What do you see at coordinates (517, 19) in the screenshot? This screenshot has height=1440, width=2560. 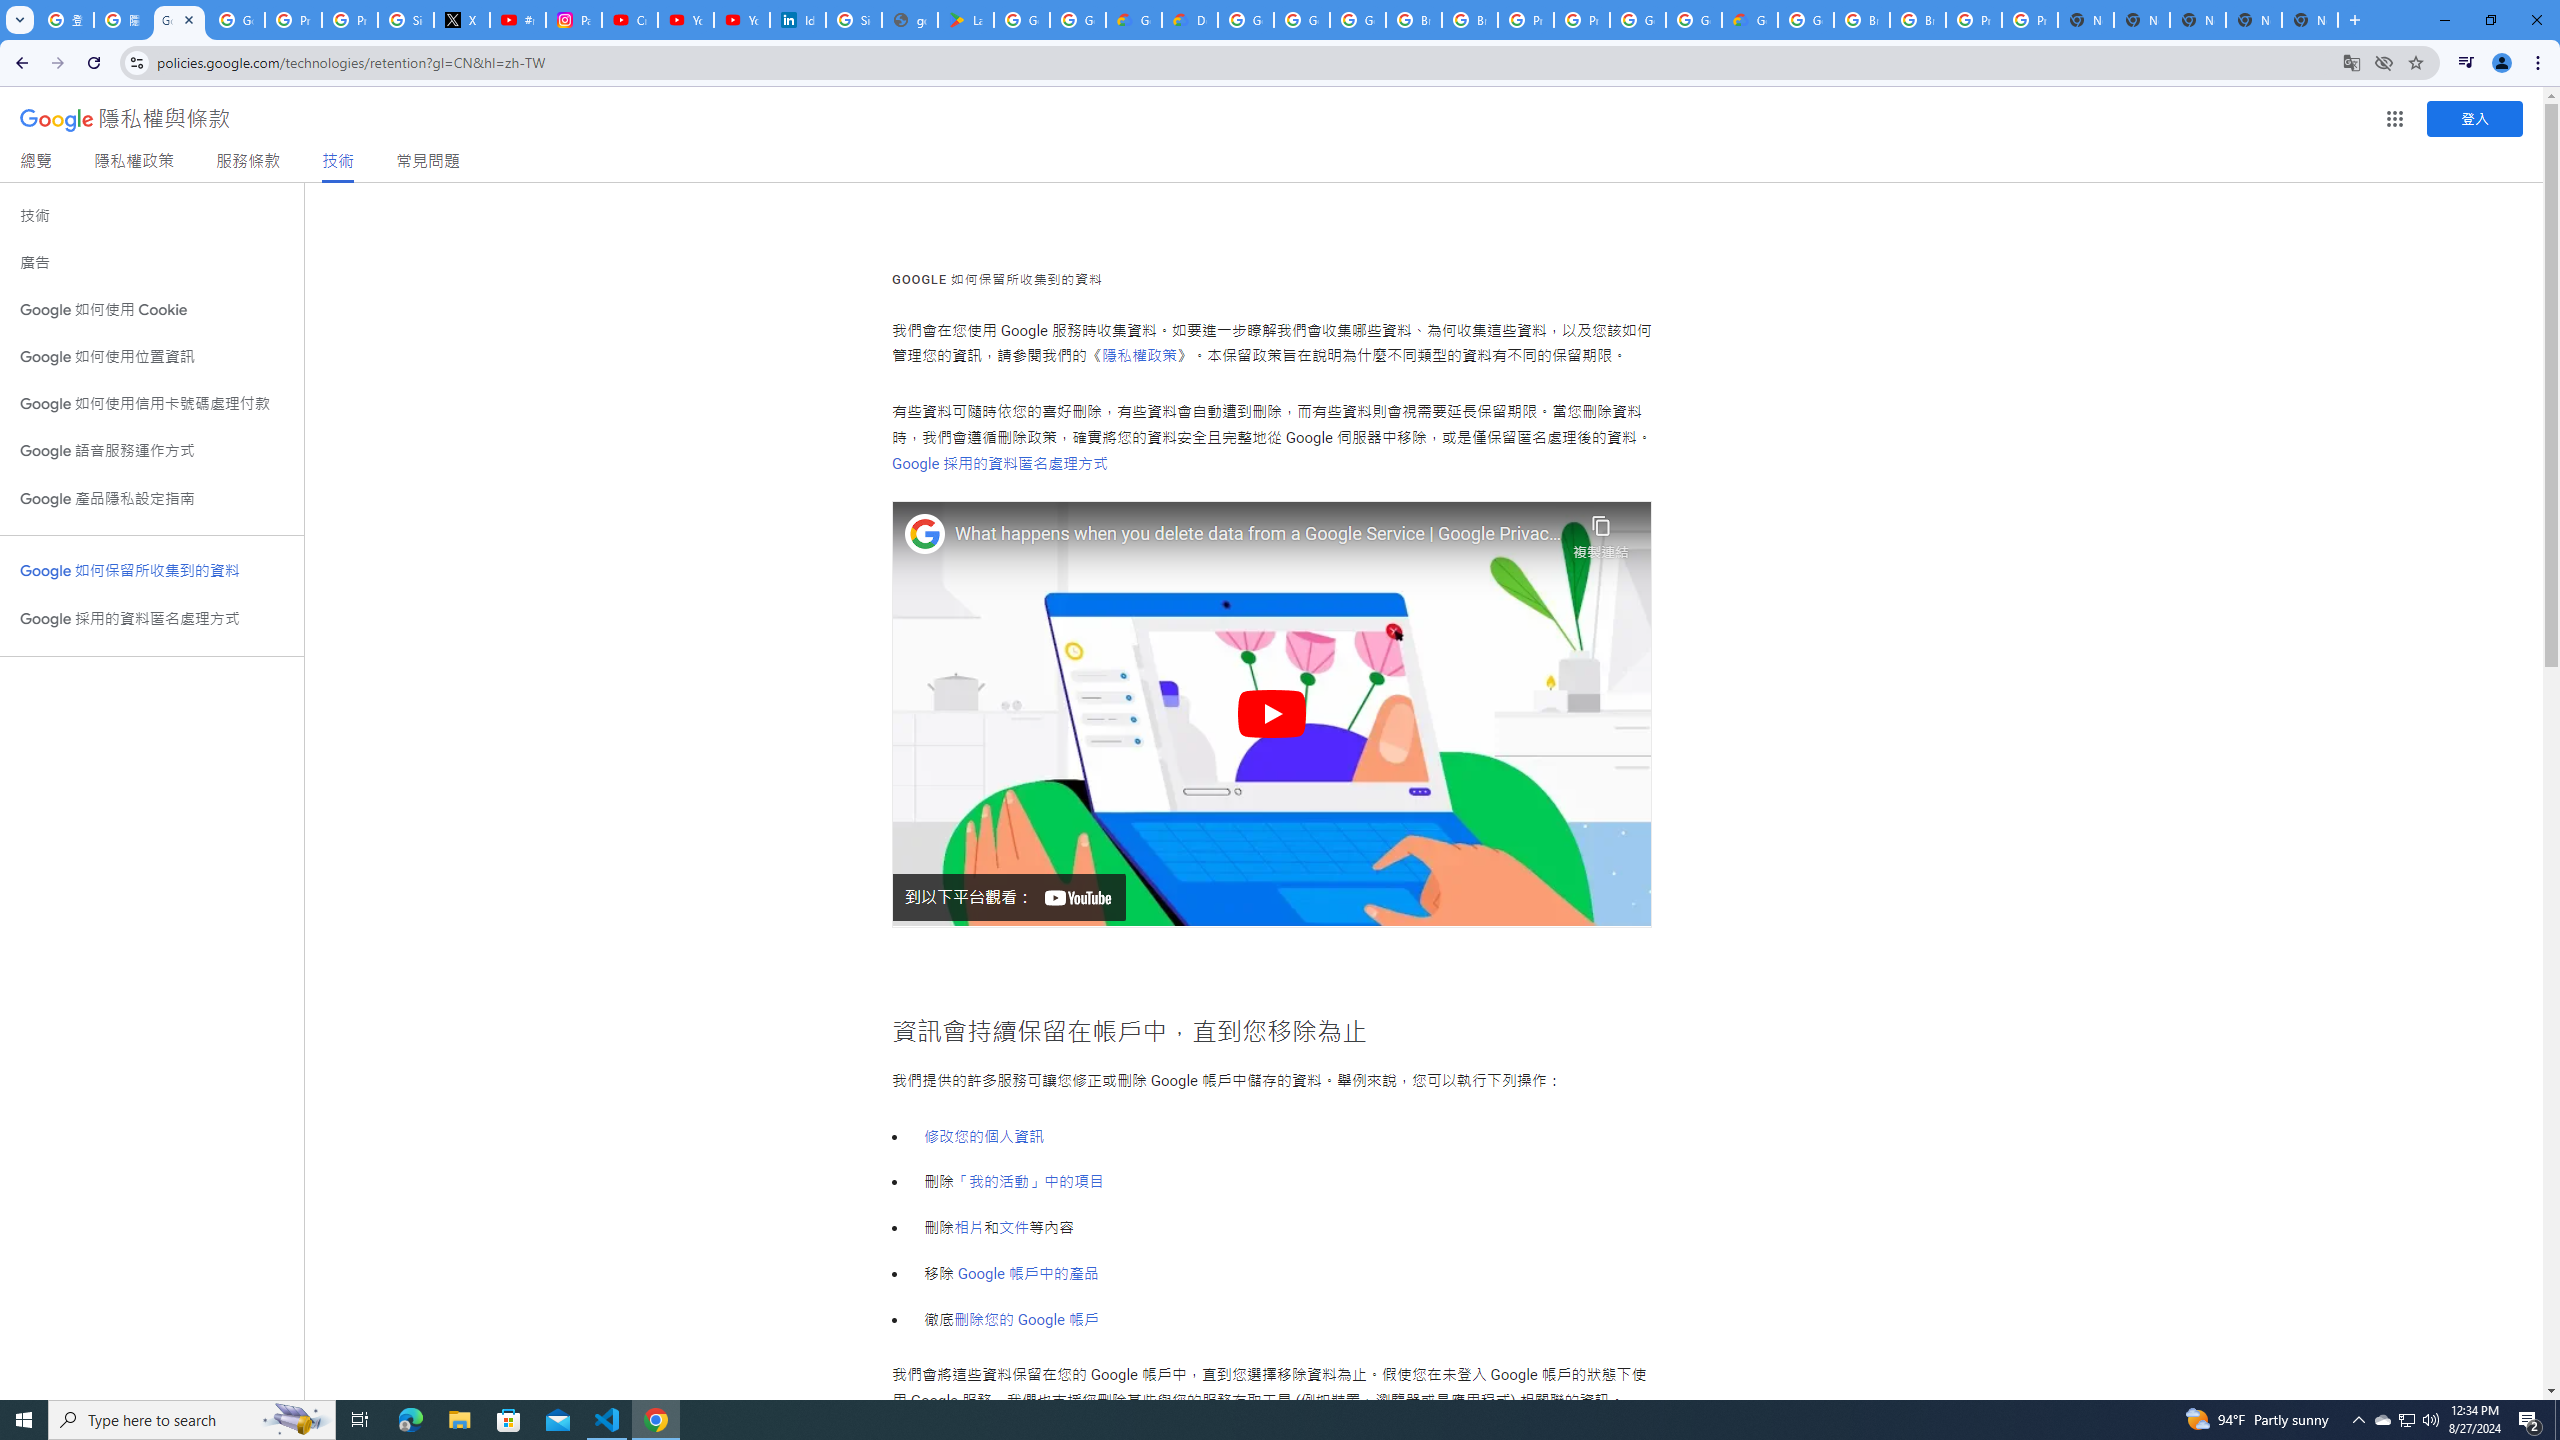 I see `'#nbabasketballhighlights - YouTube'` at bounding box center [517, 19].